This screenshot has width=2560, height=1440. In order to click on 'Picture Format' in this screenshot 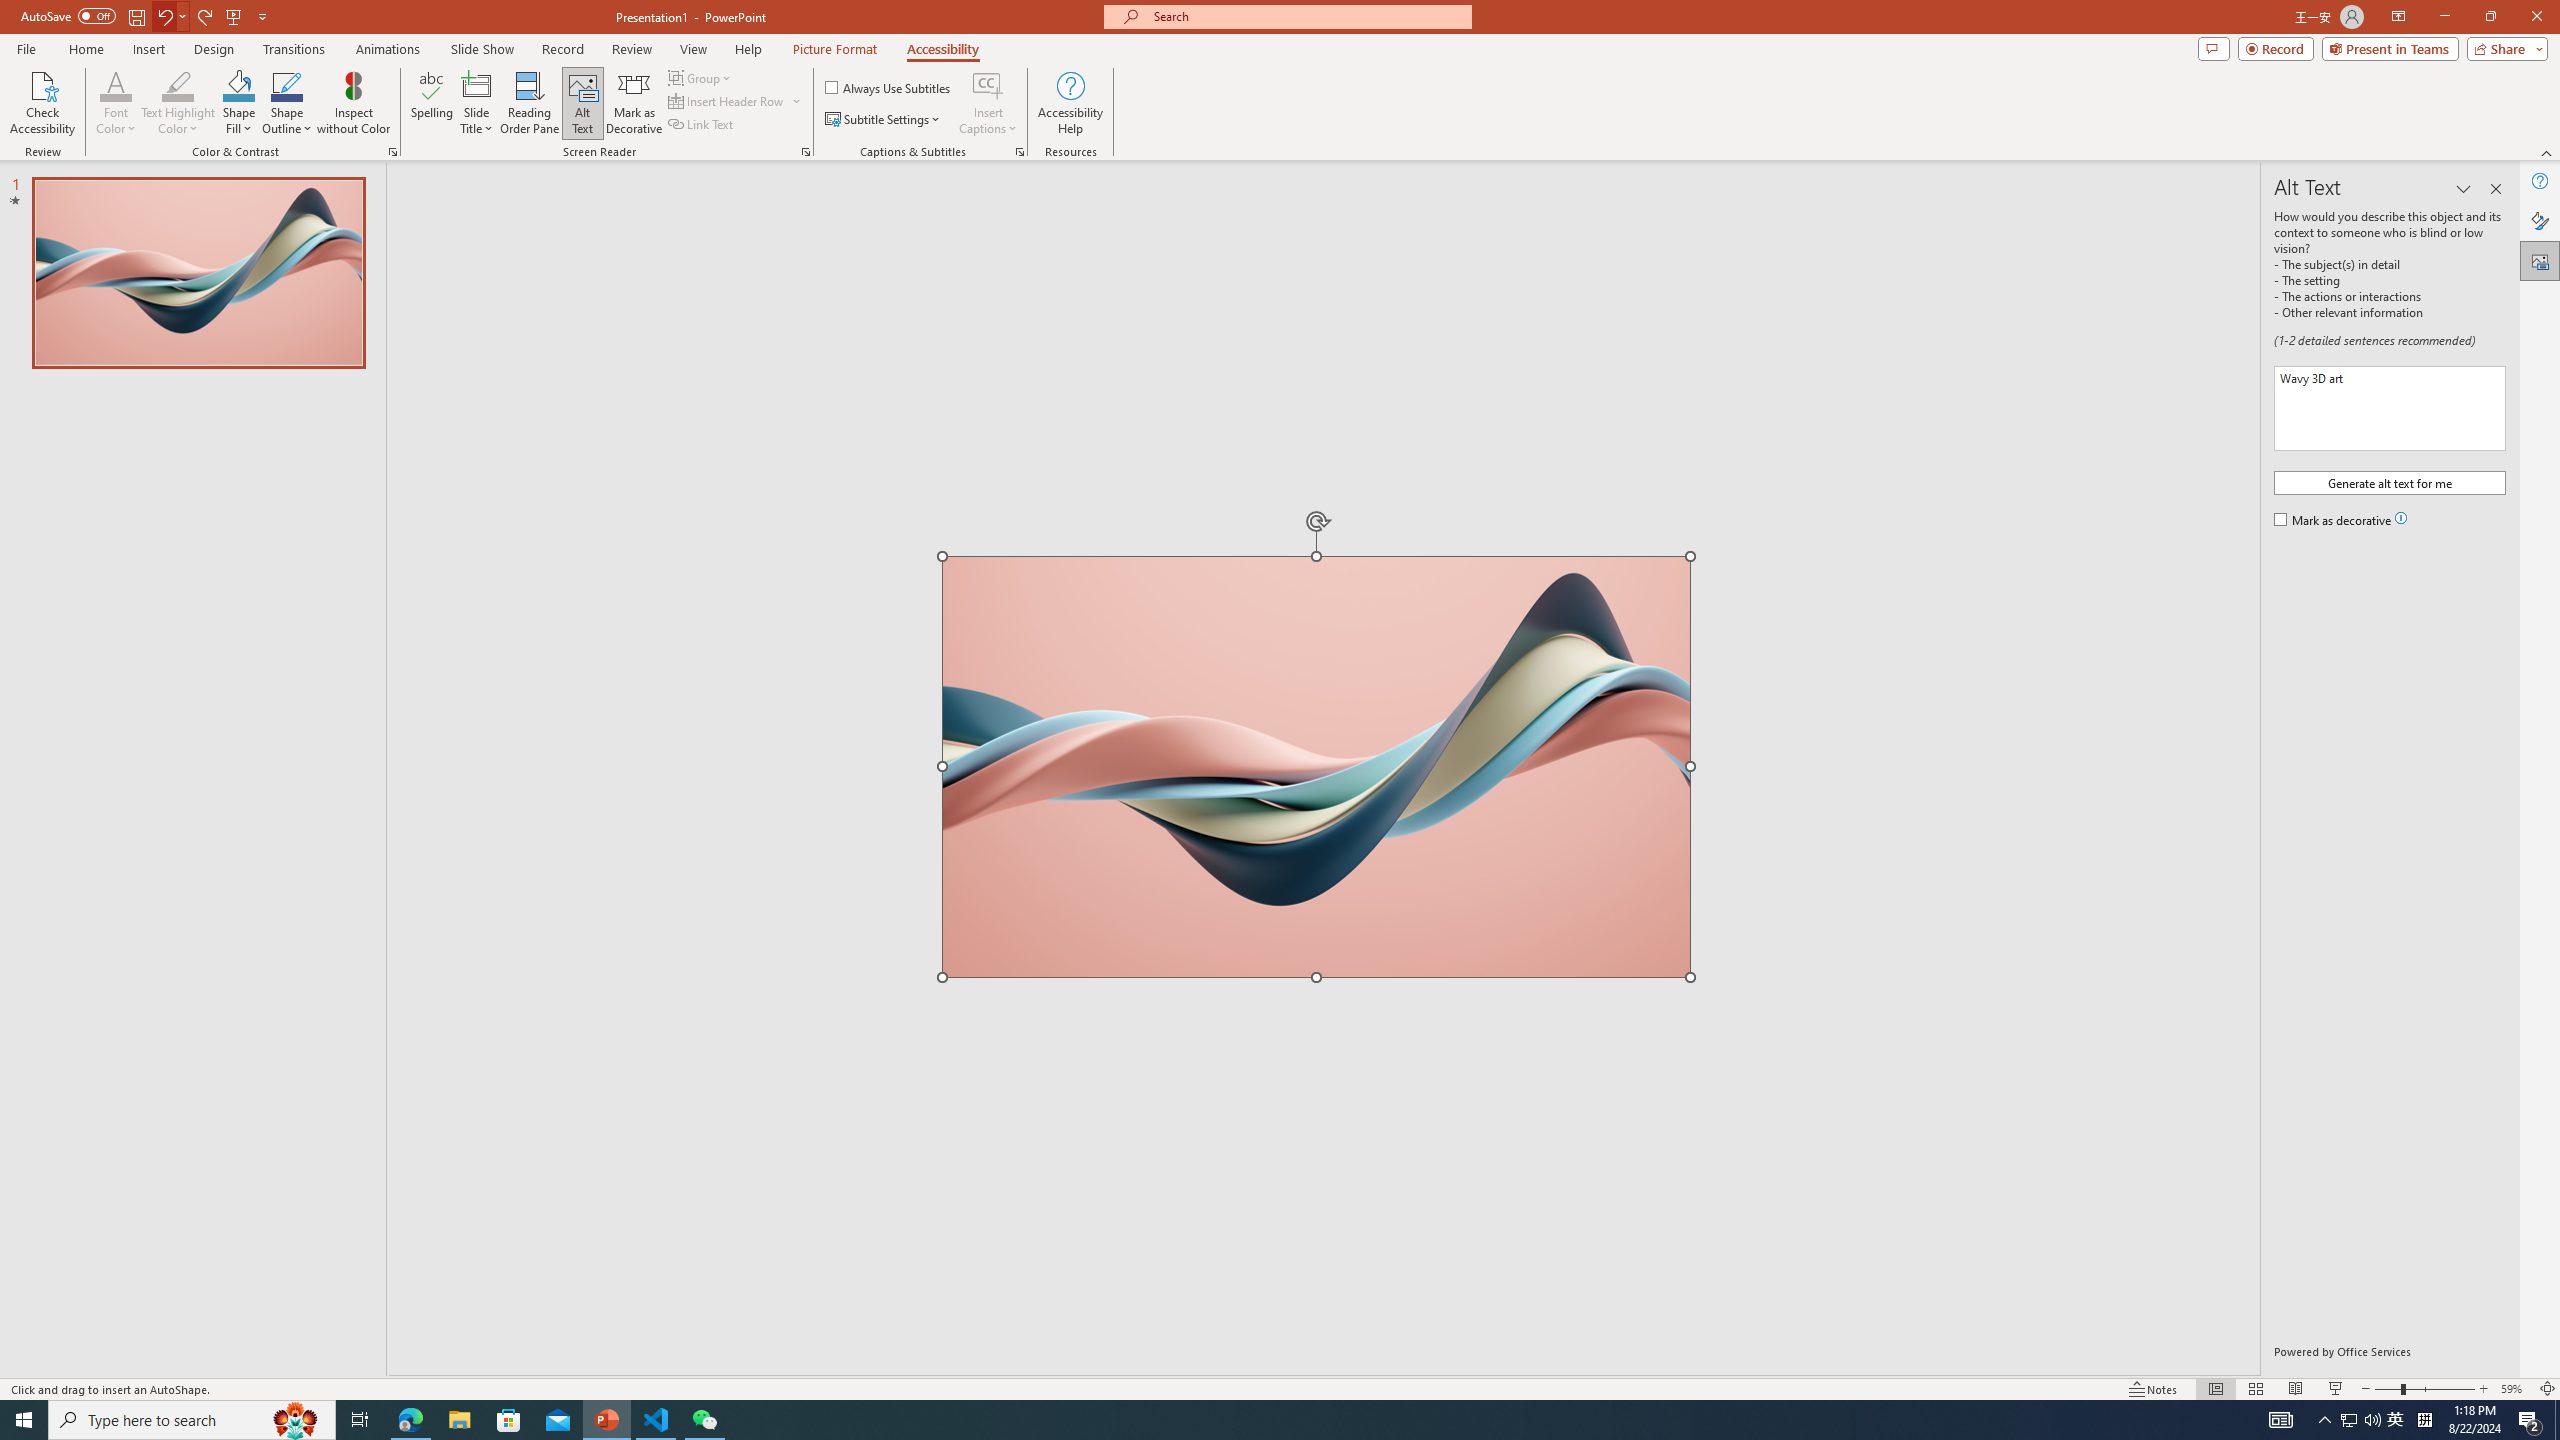, I will do `click(835, 49)`.